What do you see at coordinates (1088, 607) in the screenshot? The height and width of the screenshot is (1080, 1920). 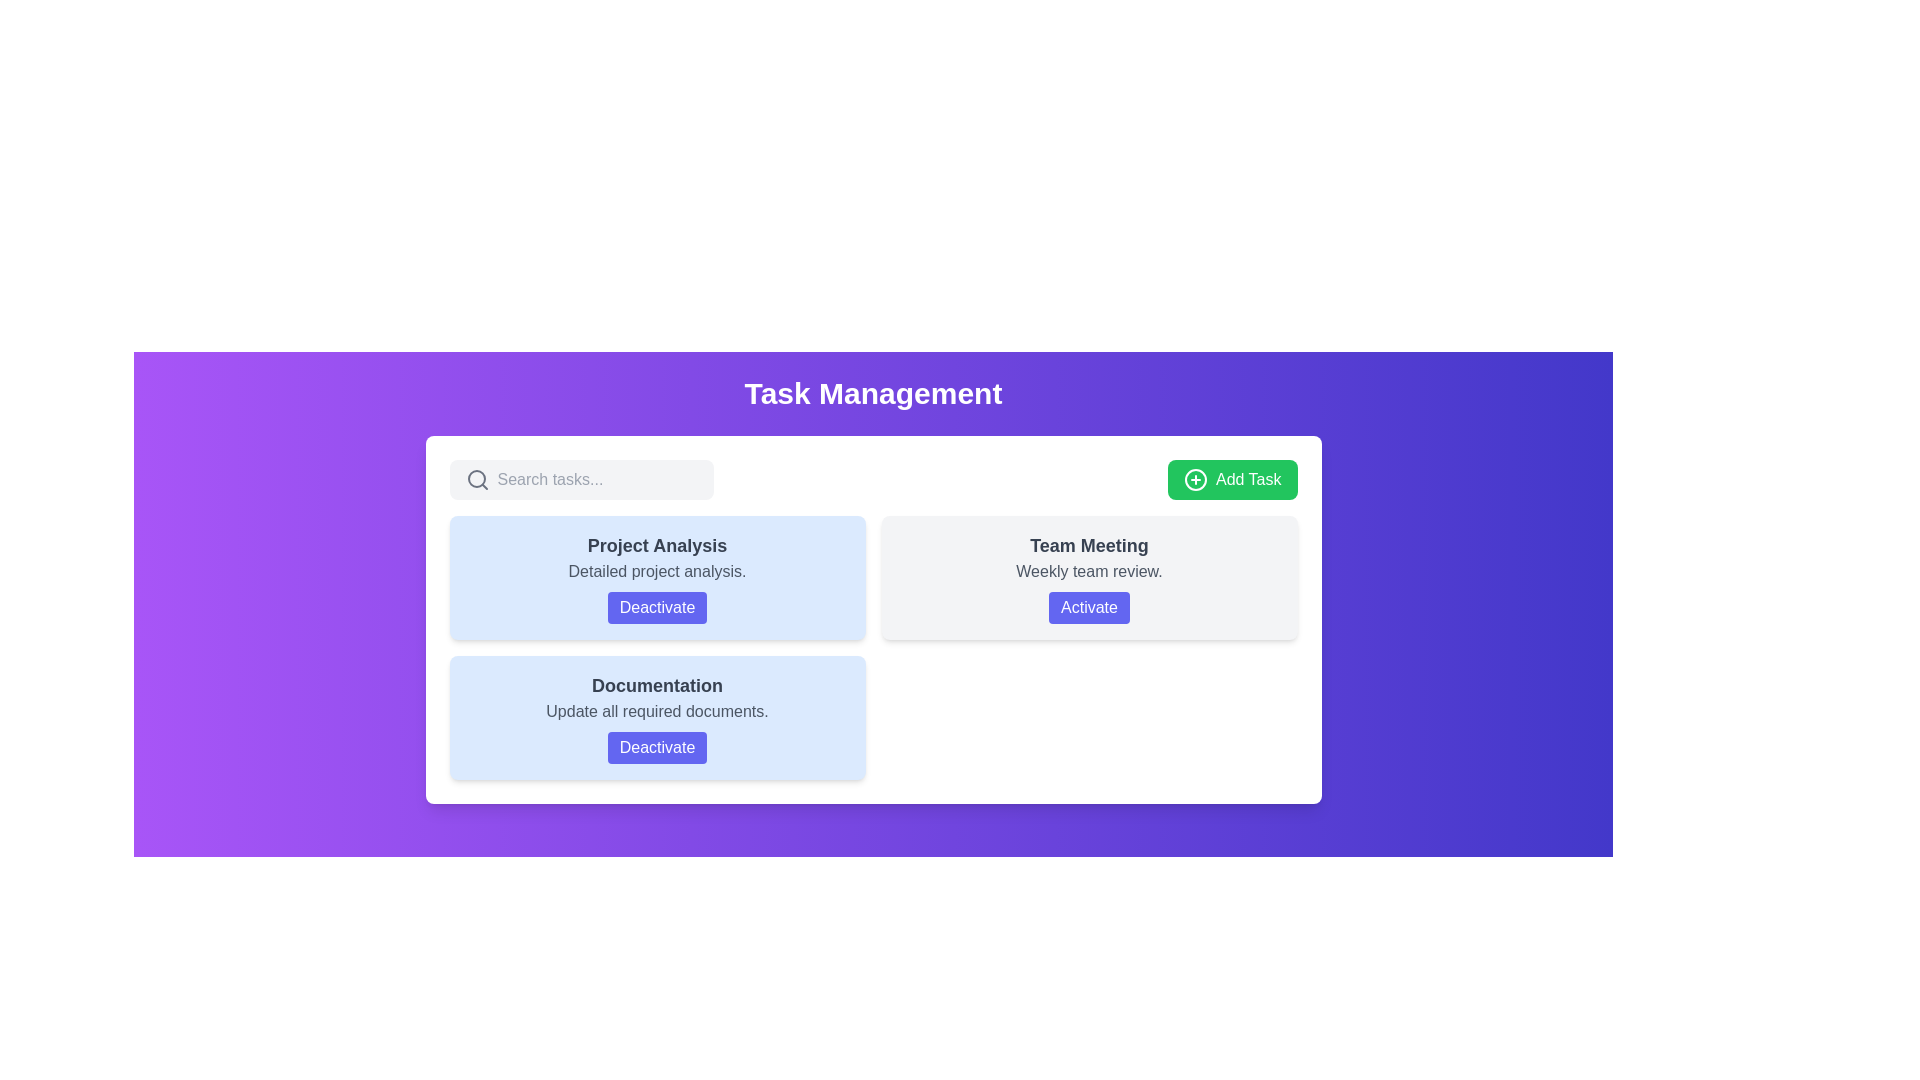 I see `the rectangular button with rounded corners and vibrant indigo background labeled 'Activate' located at the bottom of the 'Team Meeting' card` at bounding box center [1088, 607].